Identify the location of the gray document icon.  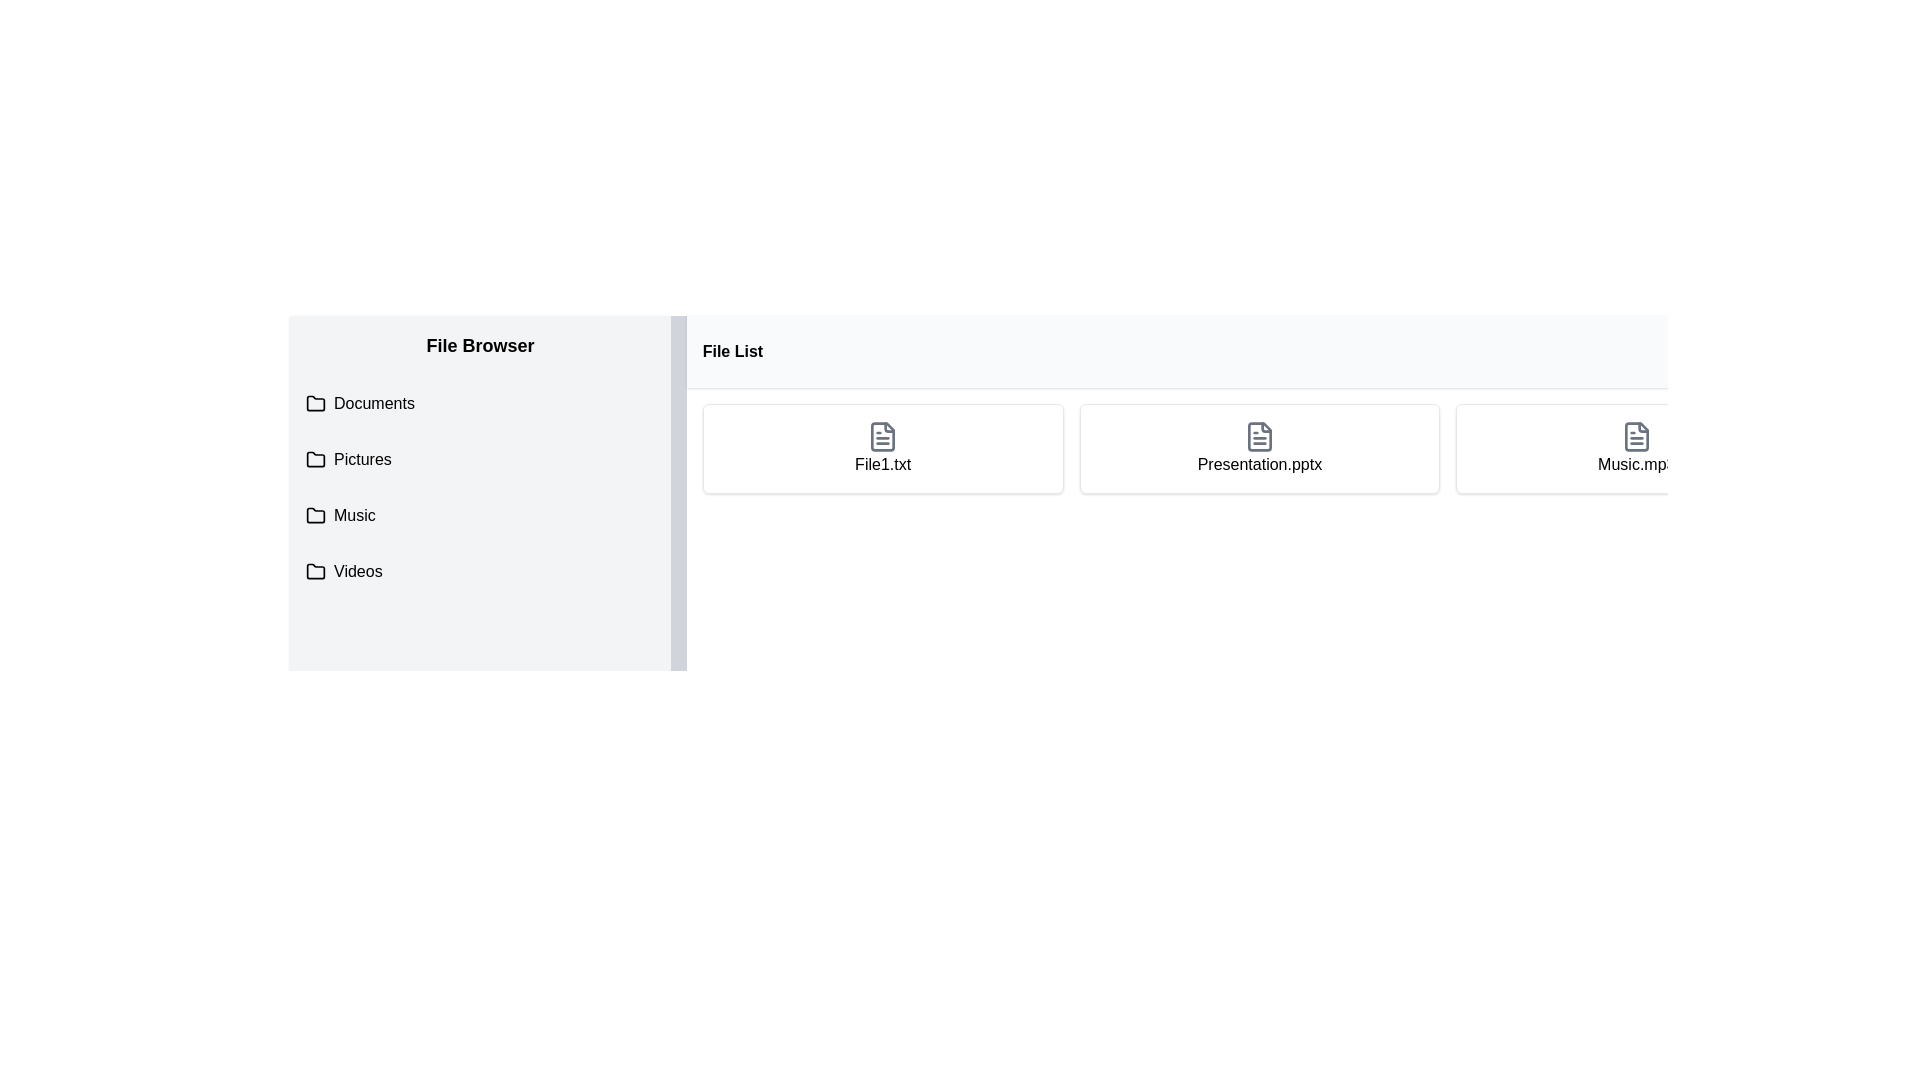
(1257, 435).